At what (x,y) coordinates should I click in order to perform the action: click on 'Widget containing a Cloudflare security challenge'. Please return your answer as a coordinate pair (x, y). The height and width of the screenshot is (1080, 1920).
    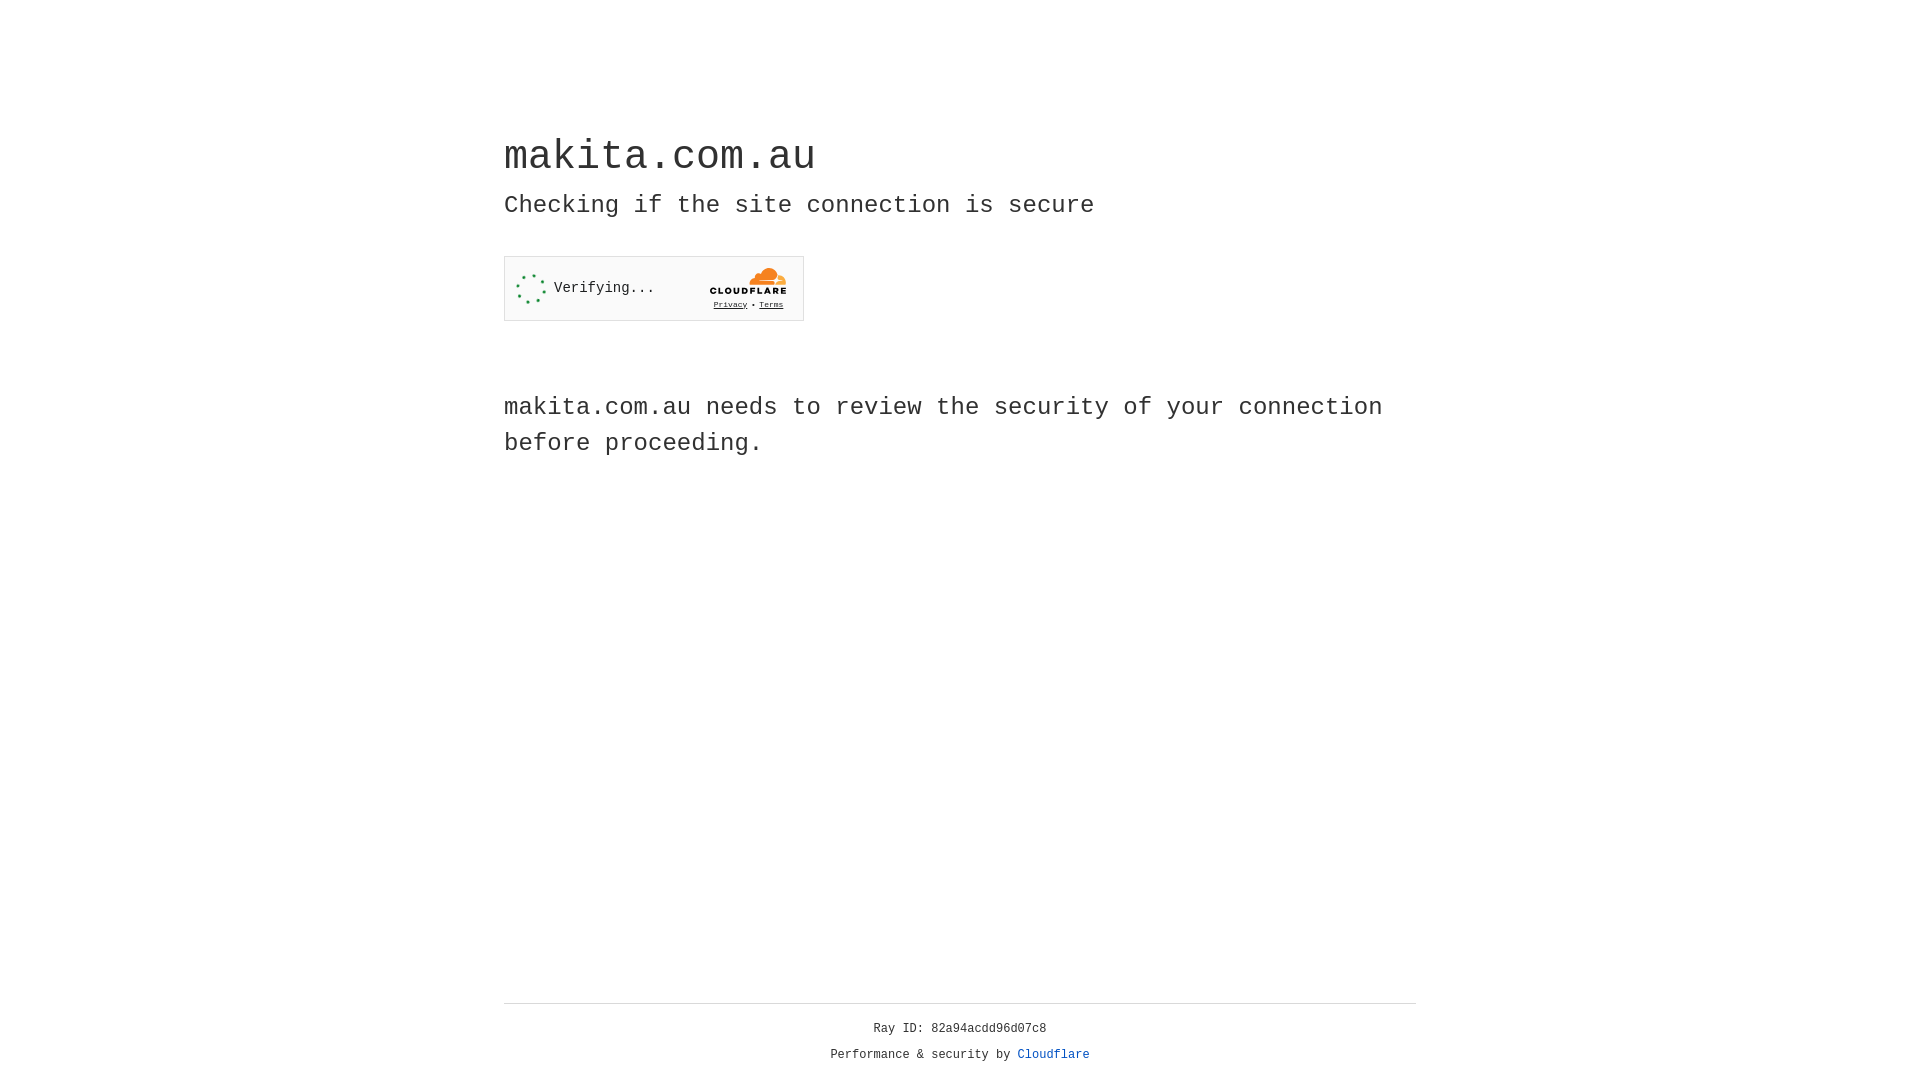
    Looking at the image, I should click on (653, 288).